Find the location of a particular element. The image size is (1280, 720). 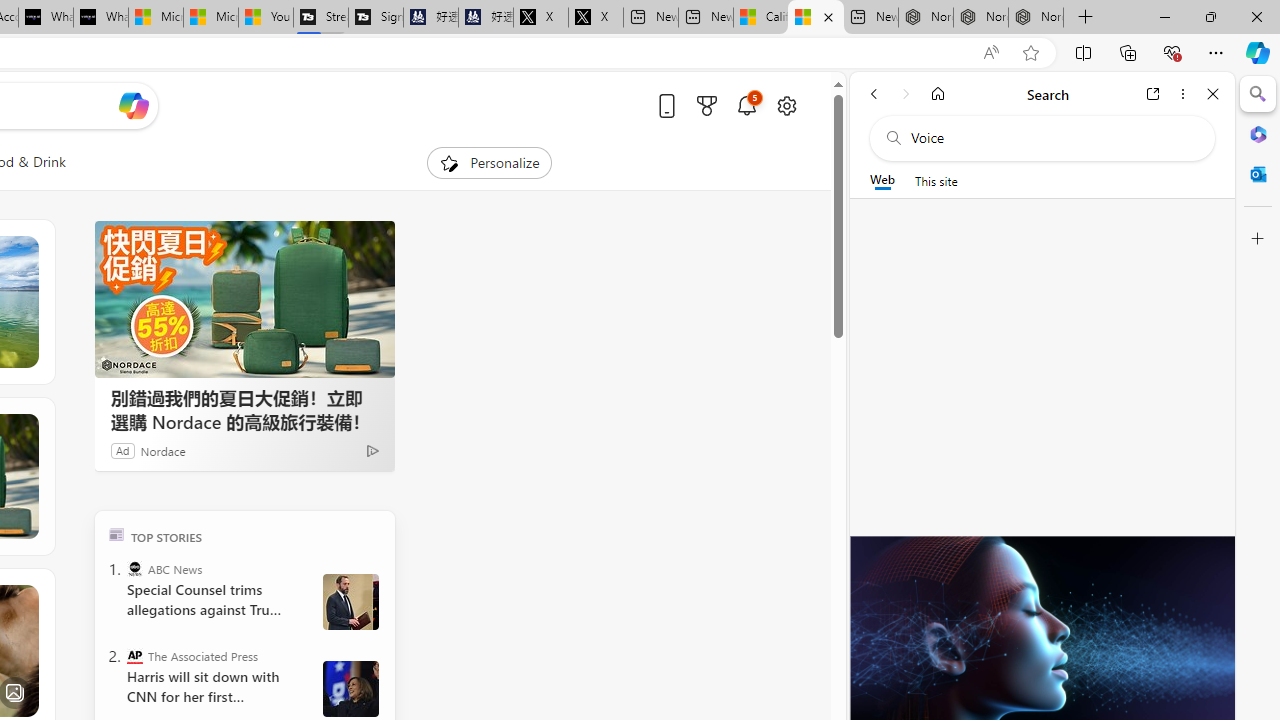

'Outlook' is located at coordinates (1257, 173).